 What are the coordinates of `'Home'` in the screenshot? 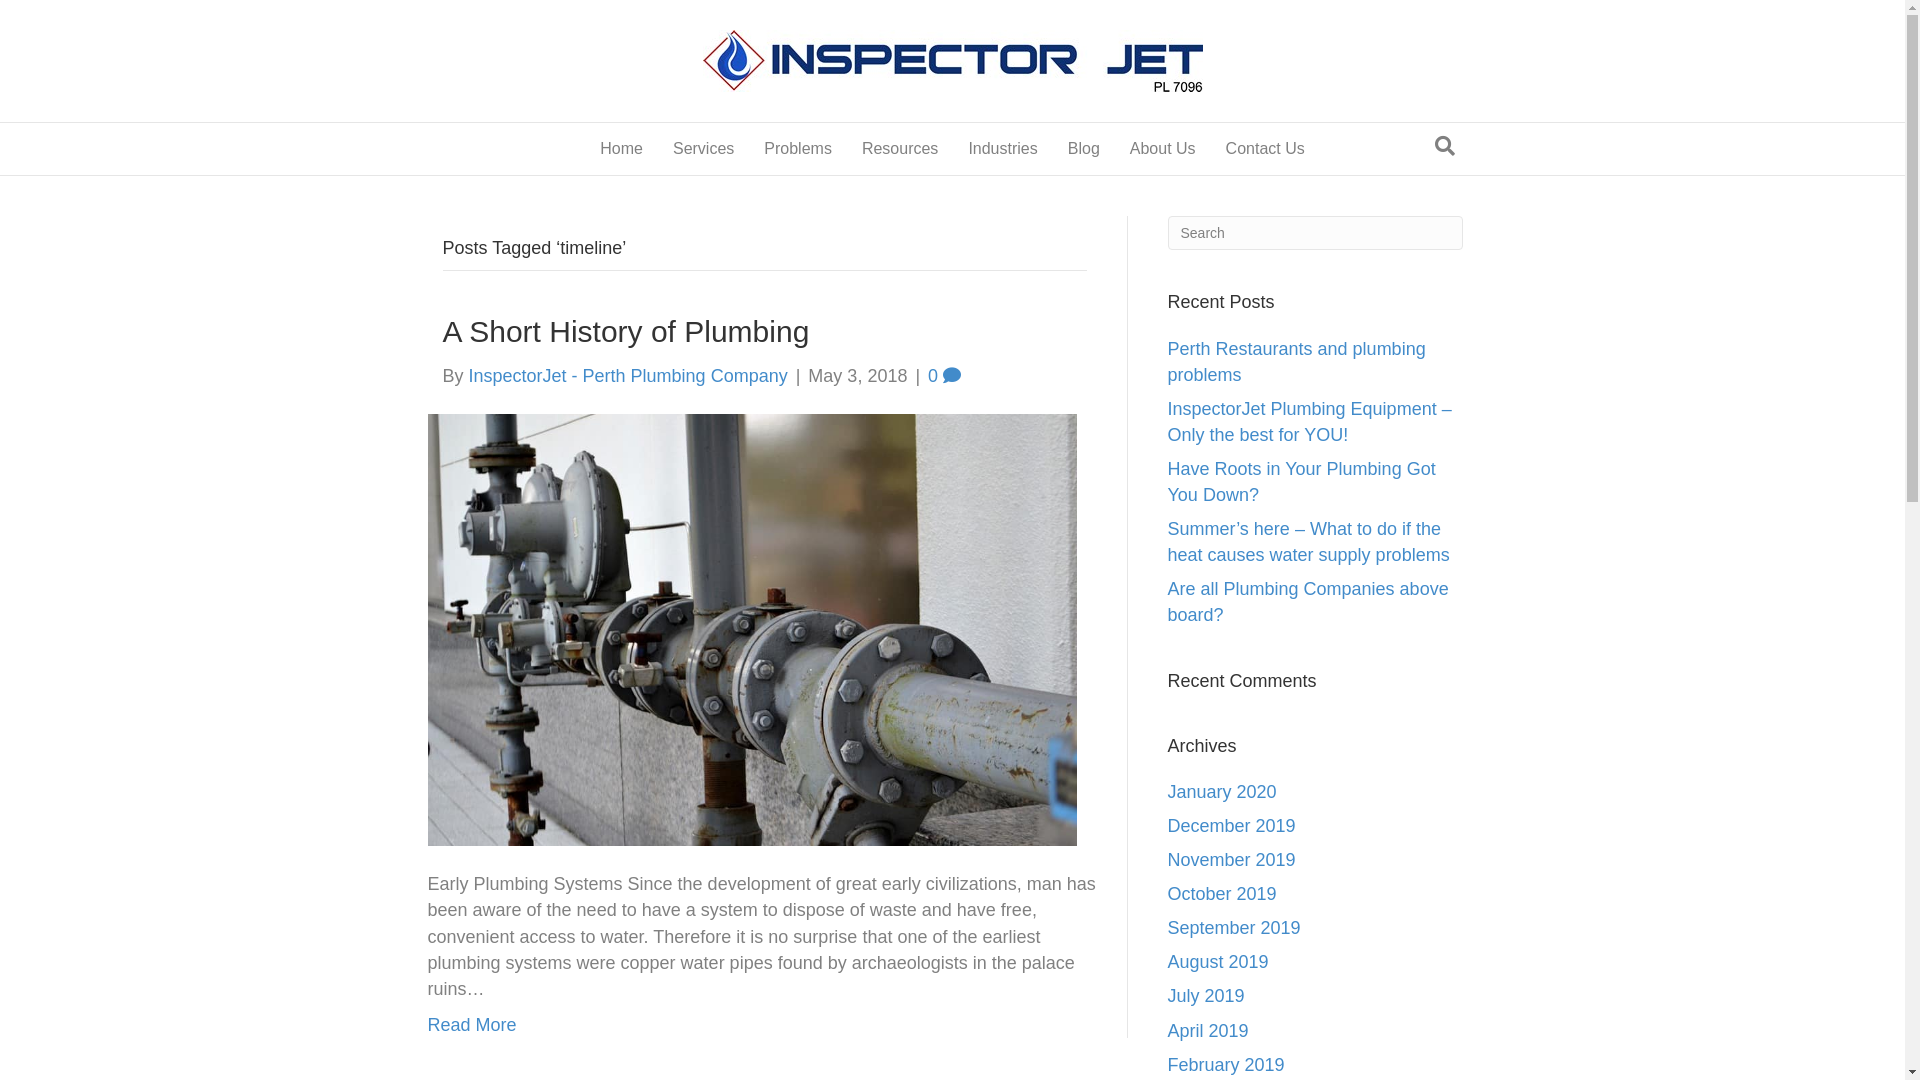 It's located at (620, 148).